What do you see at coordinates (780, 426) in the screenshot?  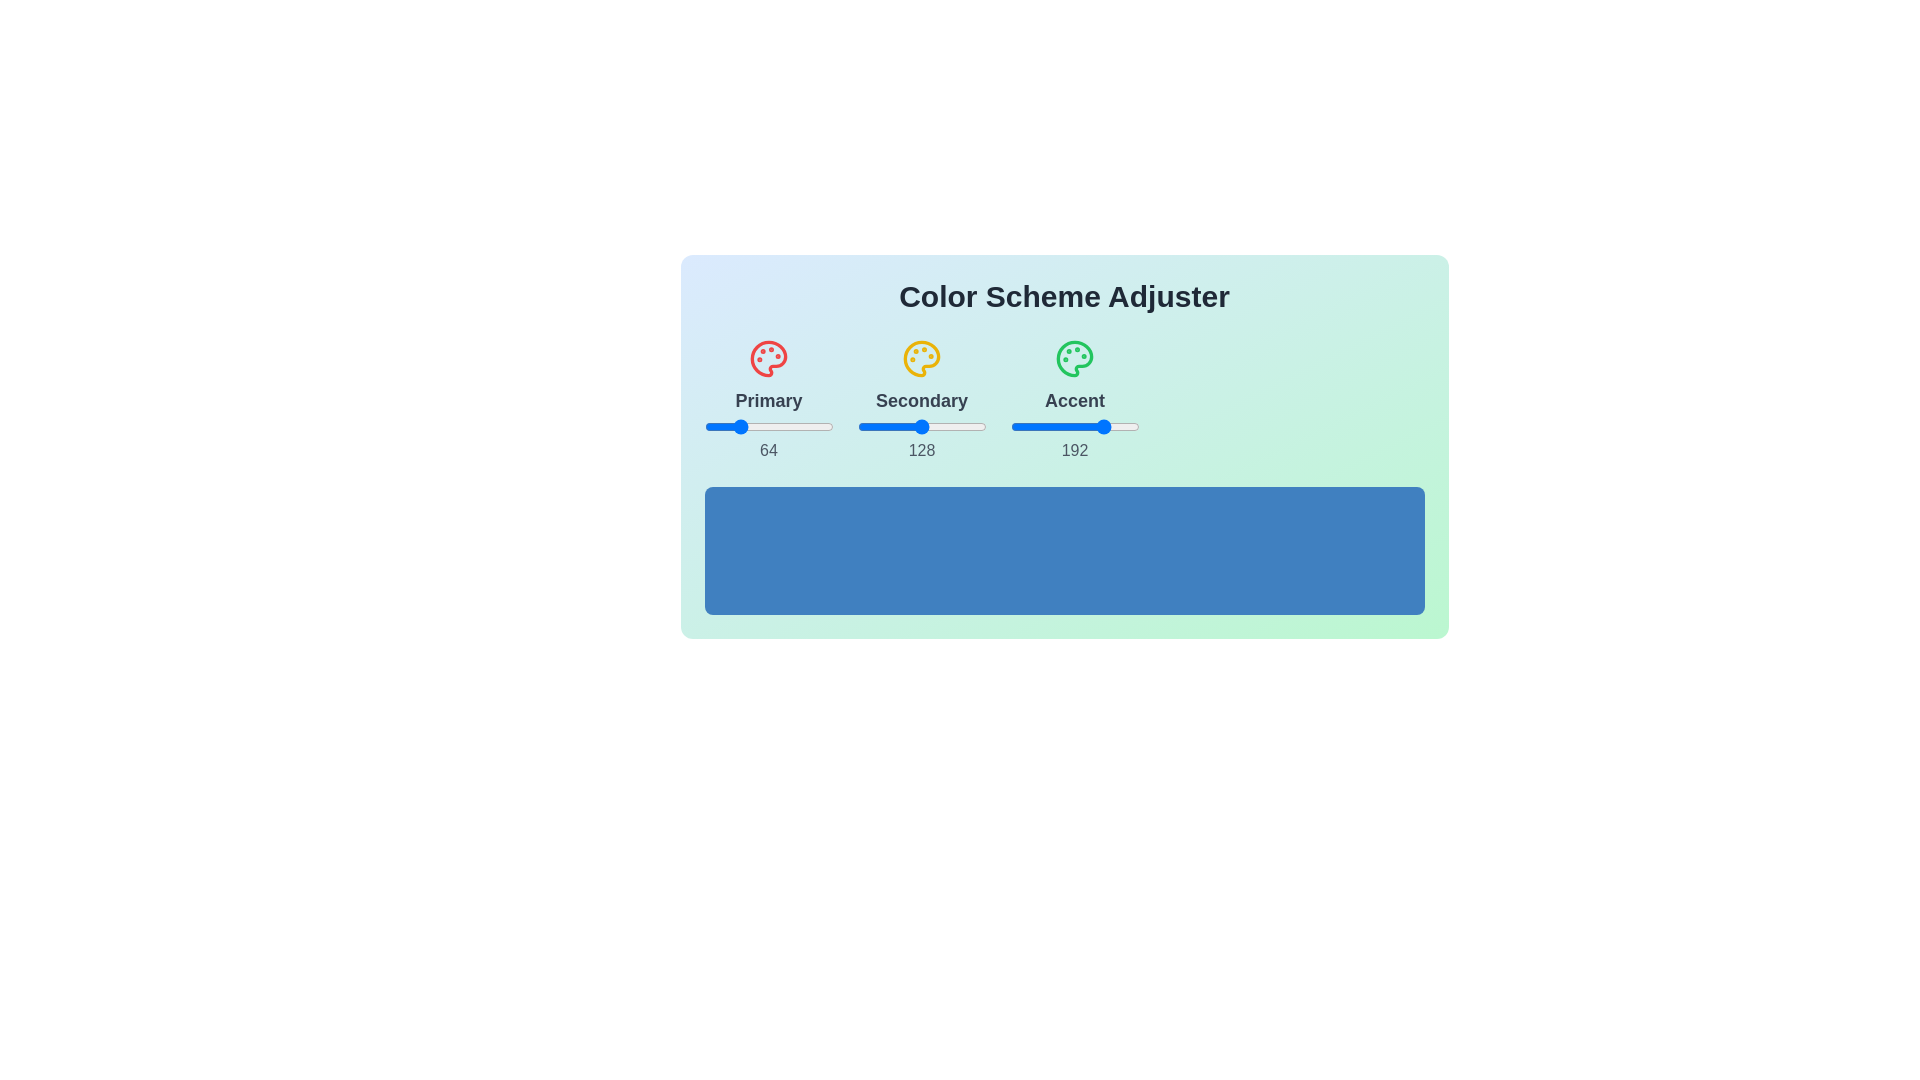 I see `the 0 slider to 25` at bounding box center [780, 426].